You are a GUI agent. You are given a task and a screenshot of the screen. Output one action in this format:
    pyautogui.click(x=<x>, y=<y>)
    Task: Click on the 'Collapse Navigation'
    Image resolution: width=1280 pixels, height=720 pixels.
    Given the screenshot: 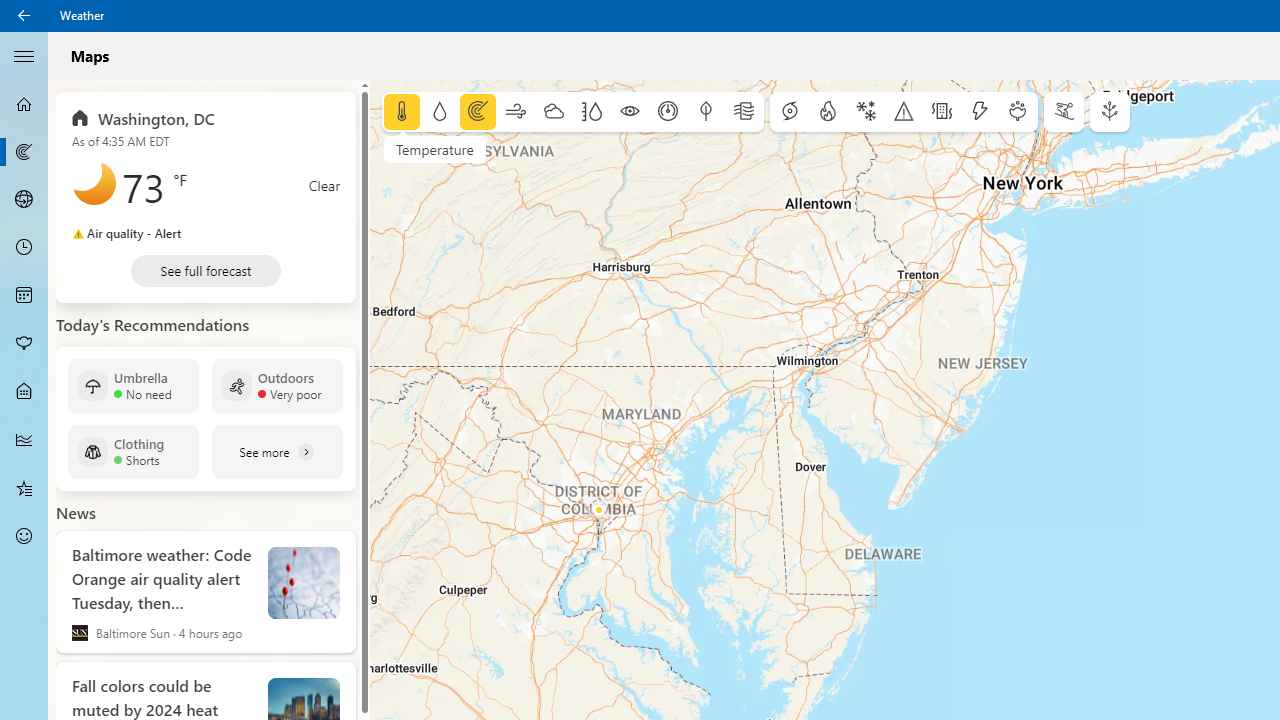 What is the action you would take?
    pyautogui.click(x=24, y=54)
    